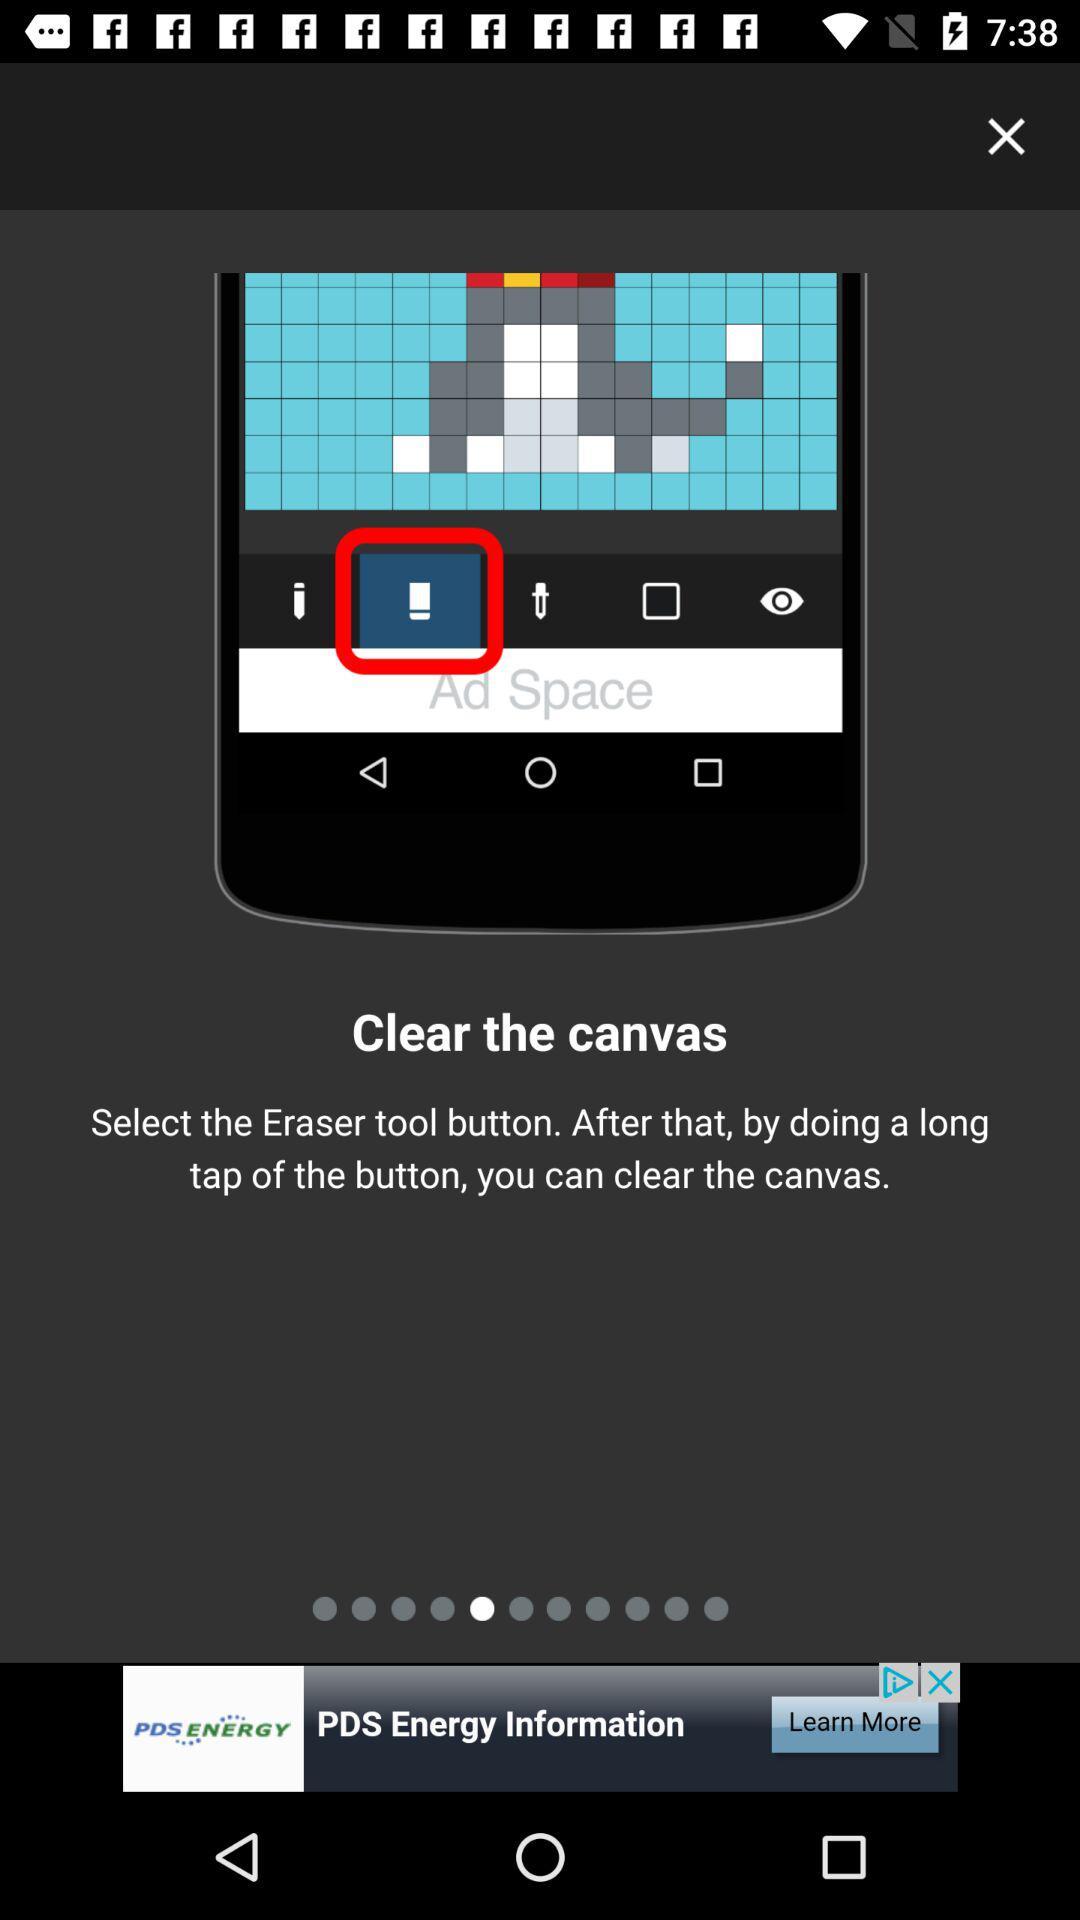  What do you see at coordinates (1006, 135) in the screenshot?
I see `clock` at bounding box center [1006, 135].